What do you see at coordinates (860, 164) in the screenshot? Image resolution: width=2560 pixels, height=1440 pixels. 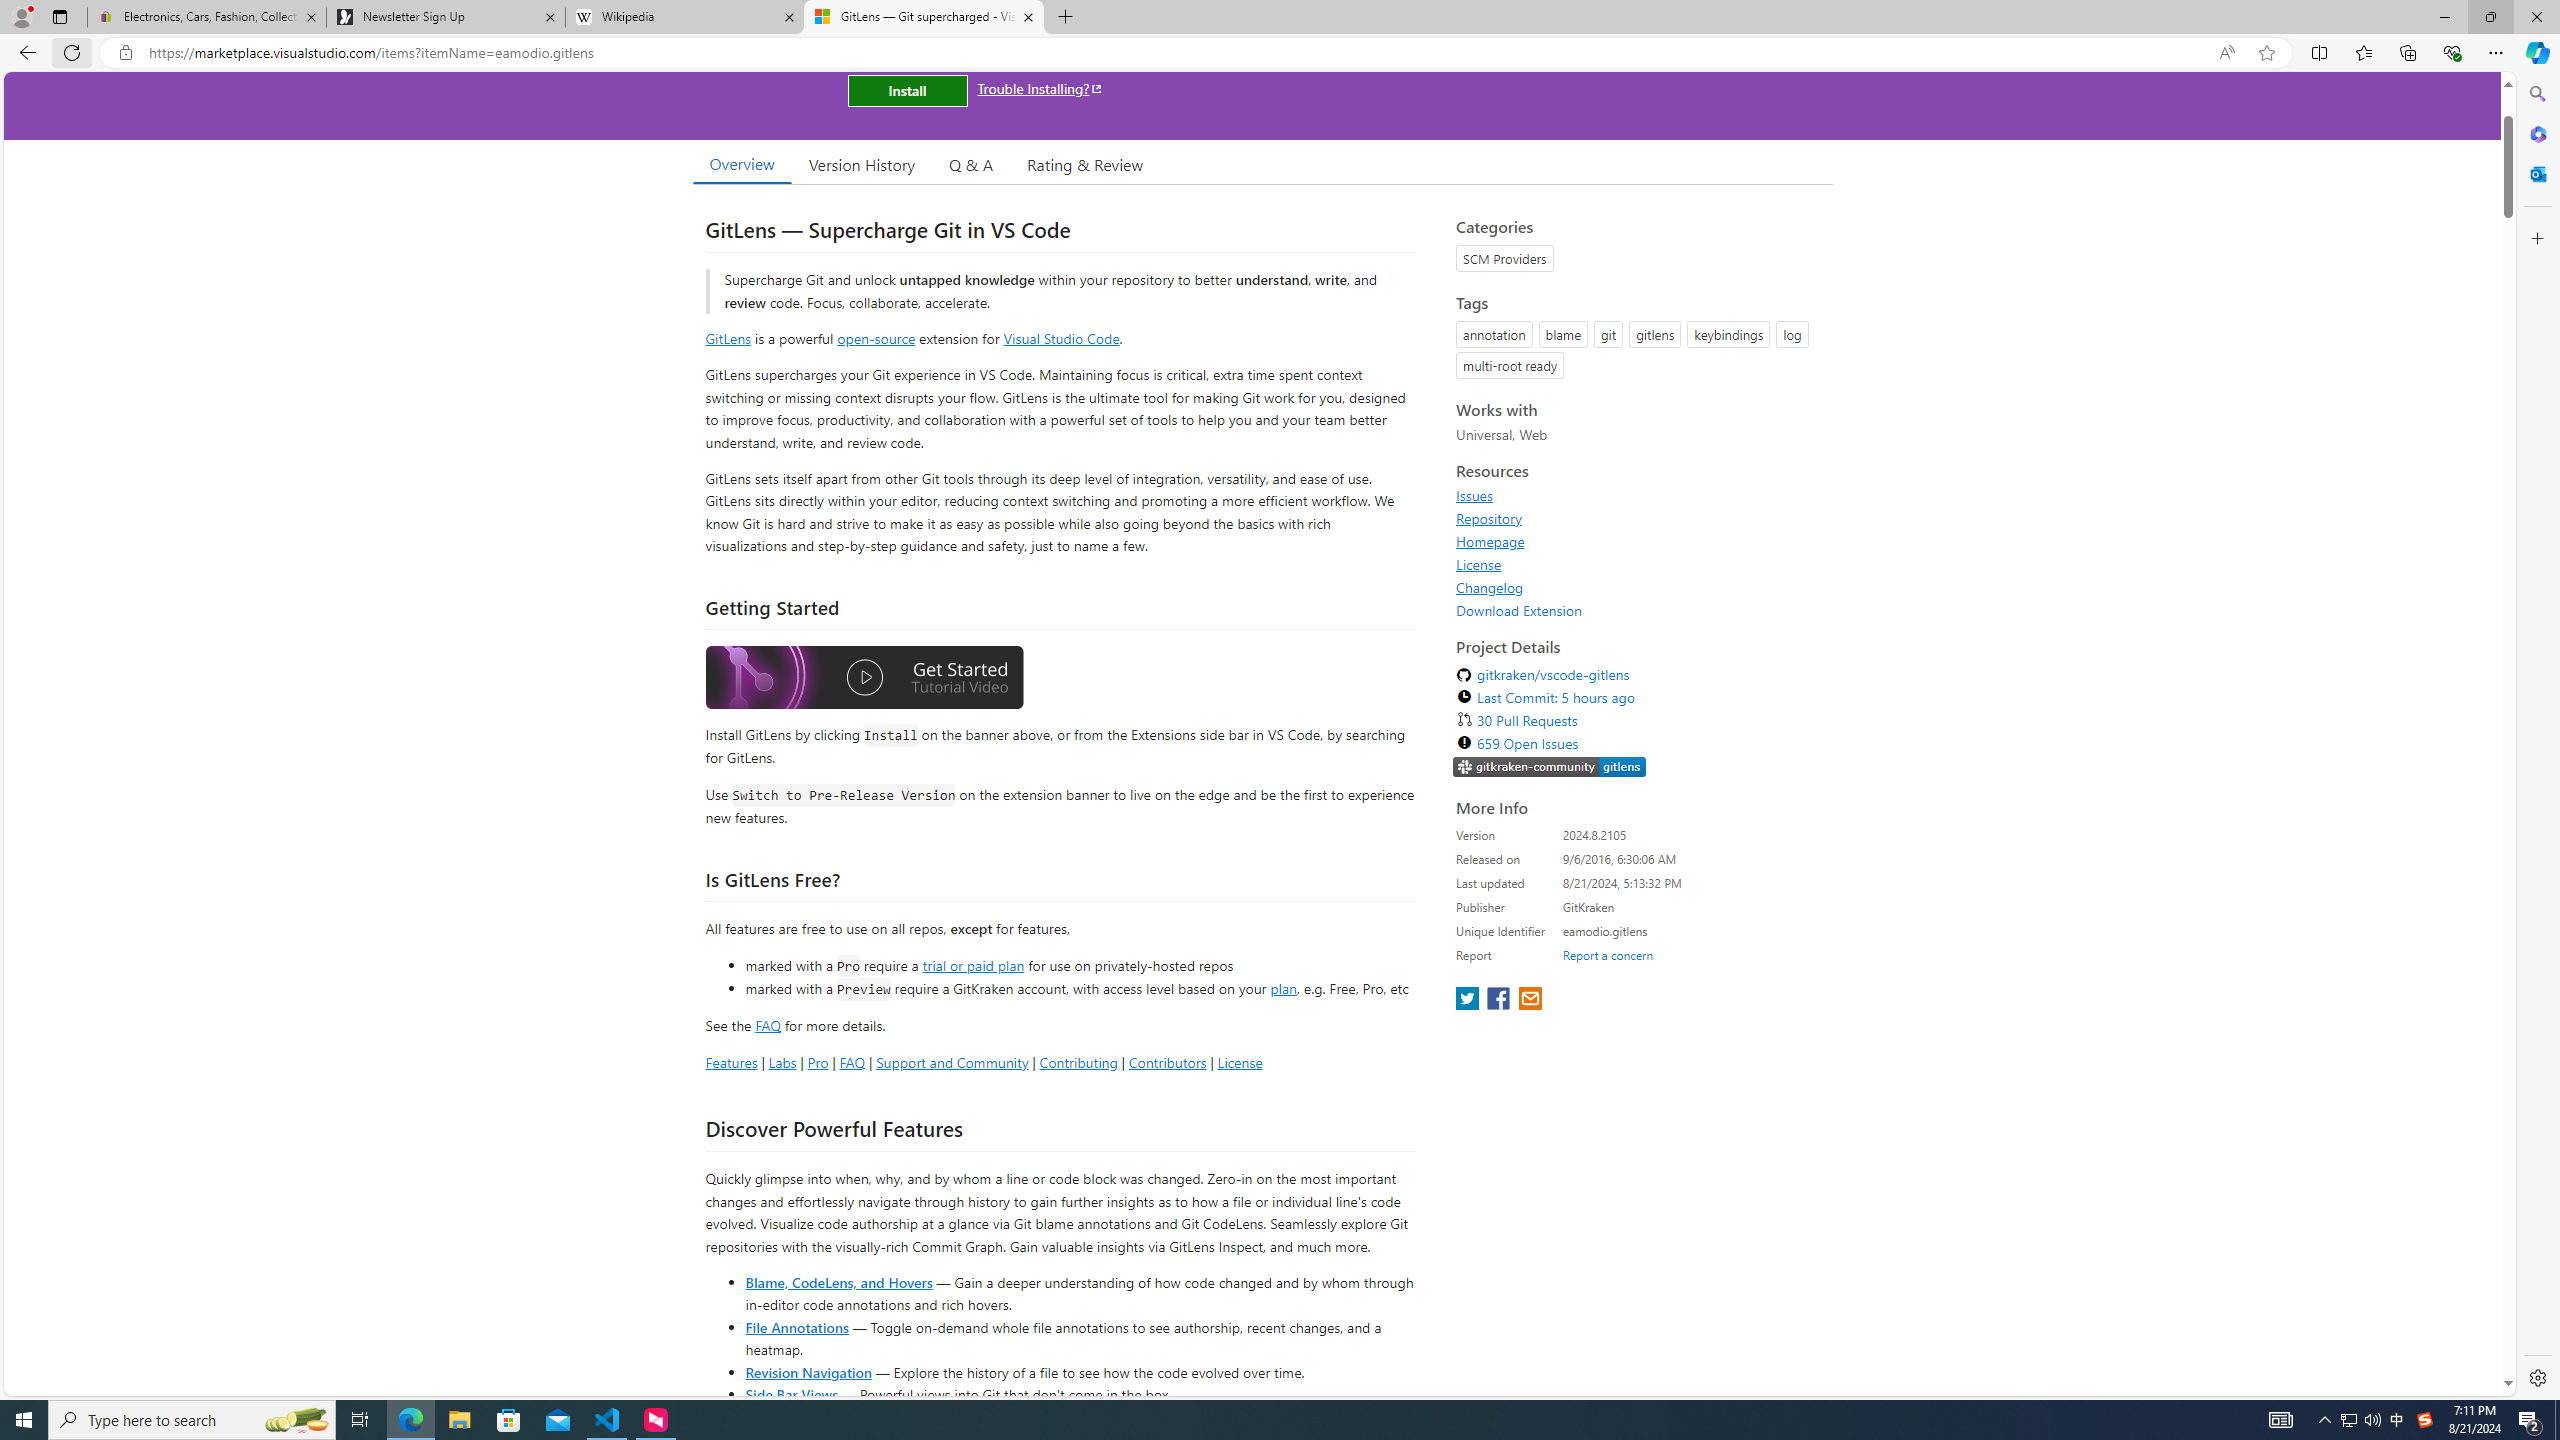 I see `'Version History'` at bounding box center [860, 164].